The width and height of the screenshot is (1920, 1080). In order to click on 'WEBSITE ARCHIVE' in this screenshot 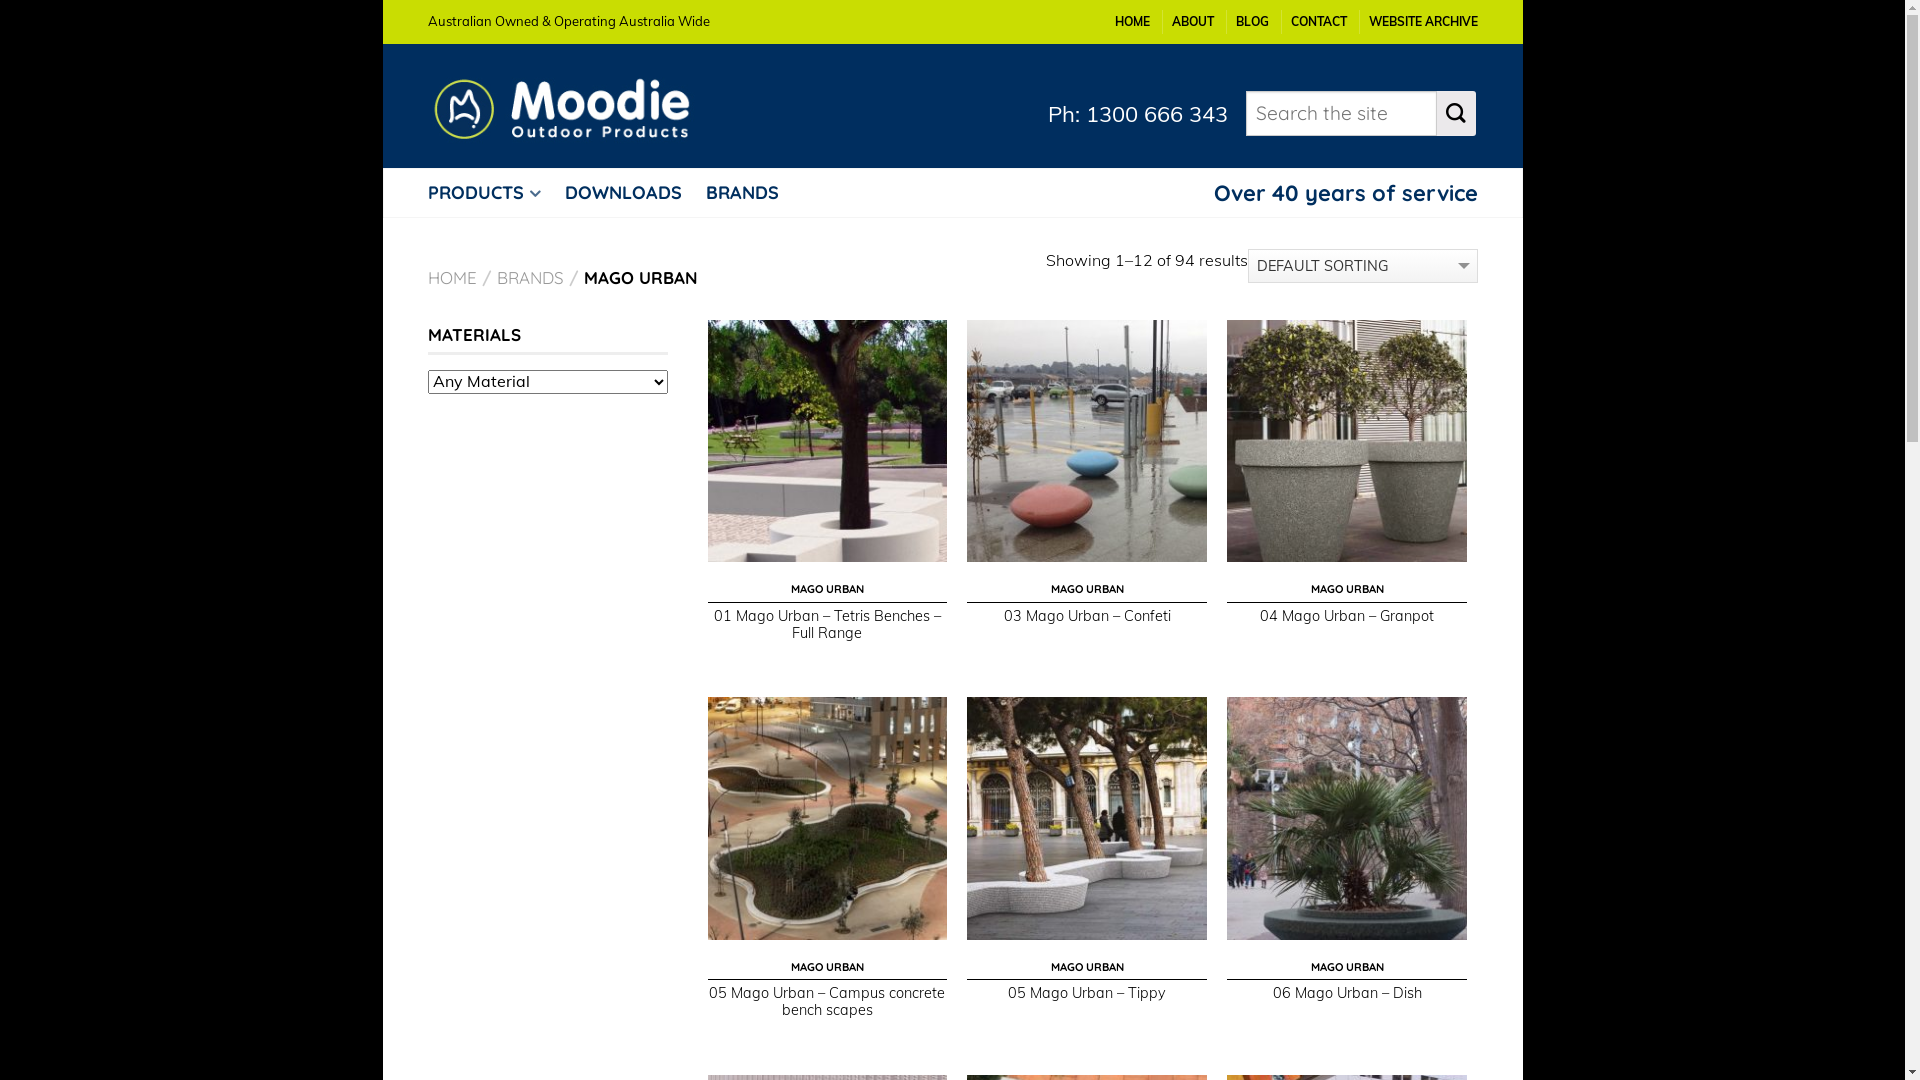, I will do `click(1367, 21)`.